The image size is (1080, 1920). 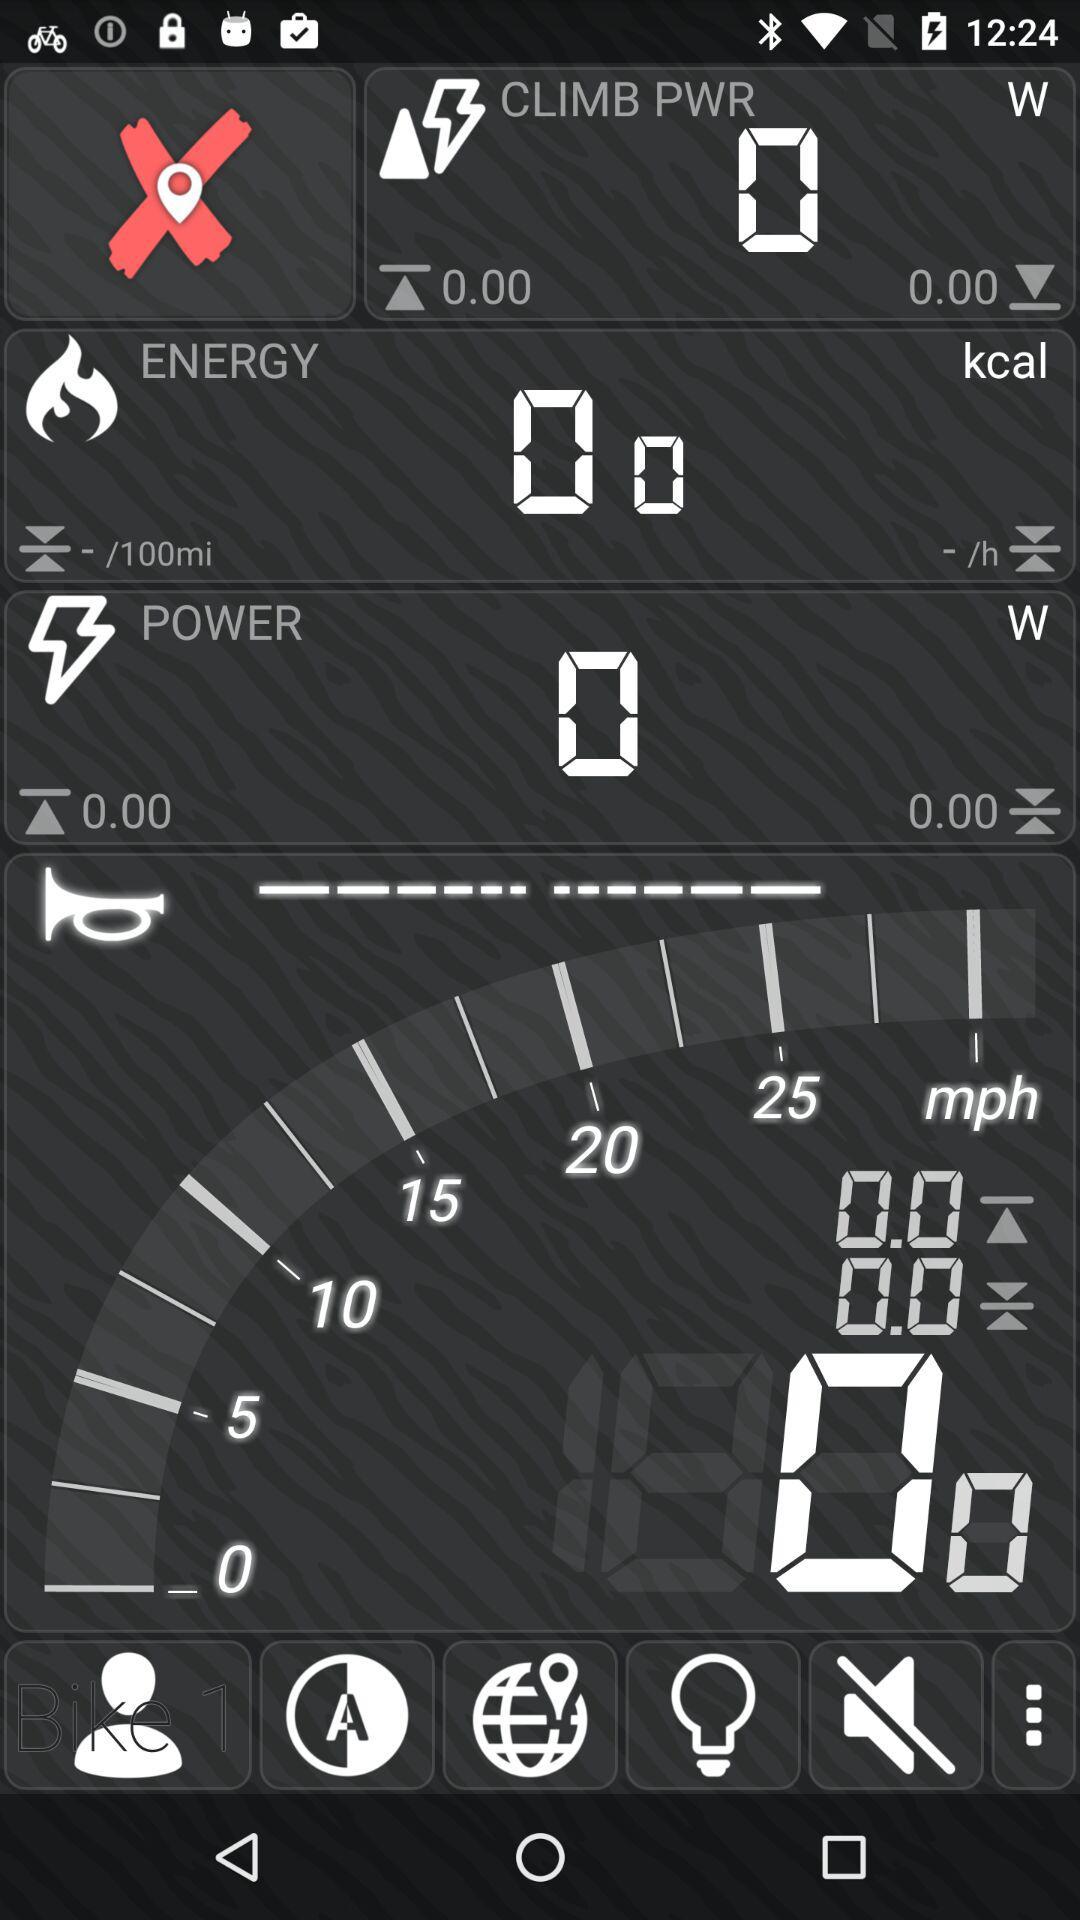 I want to click on open navigation, so click(x=529, y=1714).